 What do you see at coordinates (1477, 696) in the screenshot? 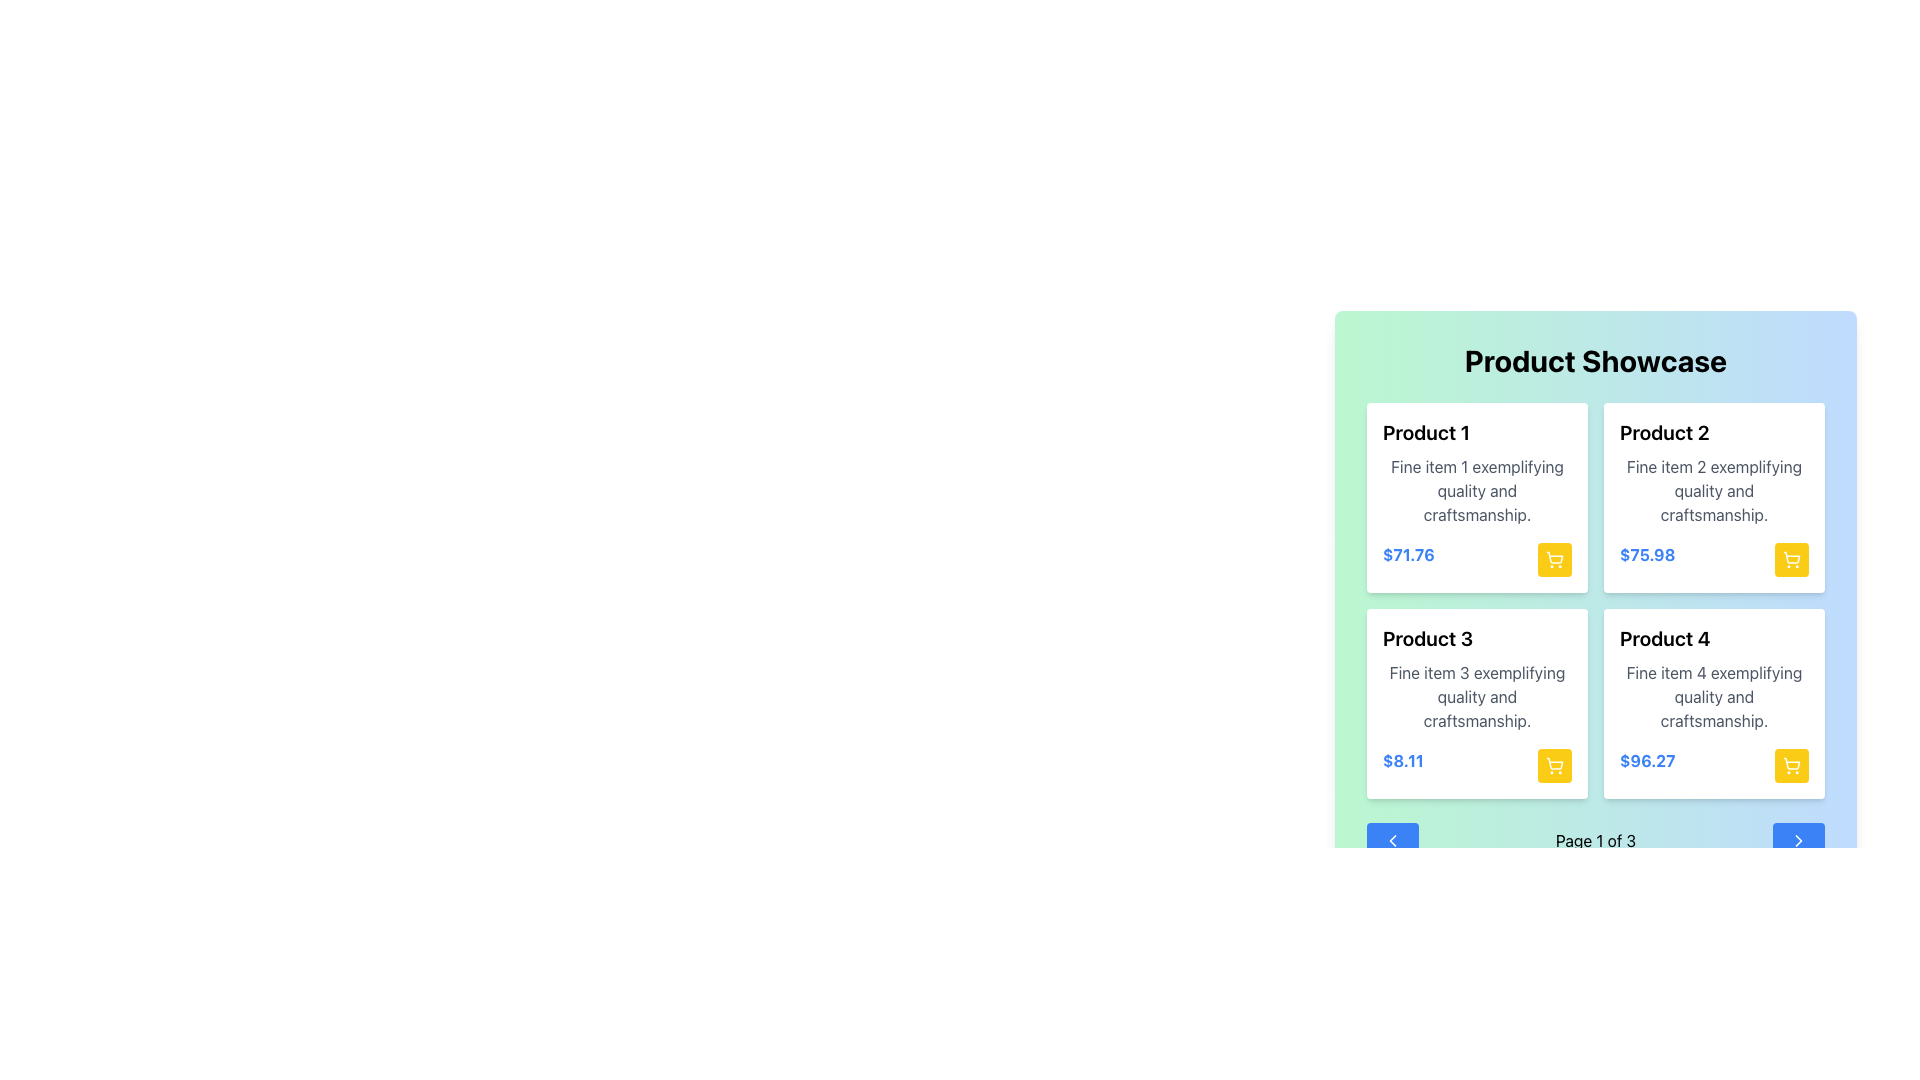
I see `the text display reading 'Fine item 3 exemplifying quality and craftsmanship' located in the third card titled 'Product 3' in the second row of the product grid` at bounding box center [1477, 696].